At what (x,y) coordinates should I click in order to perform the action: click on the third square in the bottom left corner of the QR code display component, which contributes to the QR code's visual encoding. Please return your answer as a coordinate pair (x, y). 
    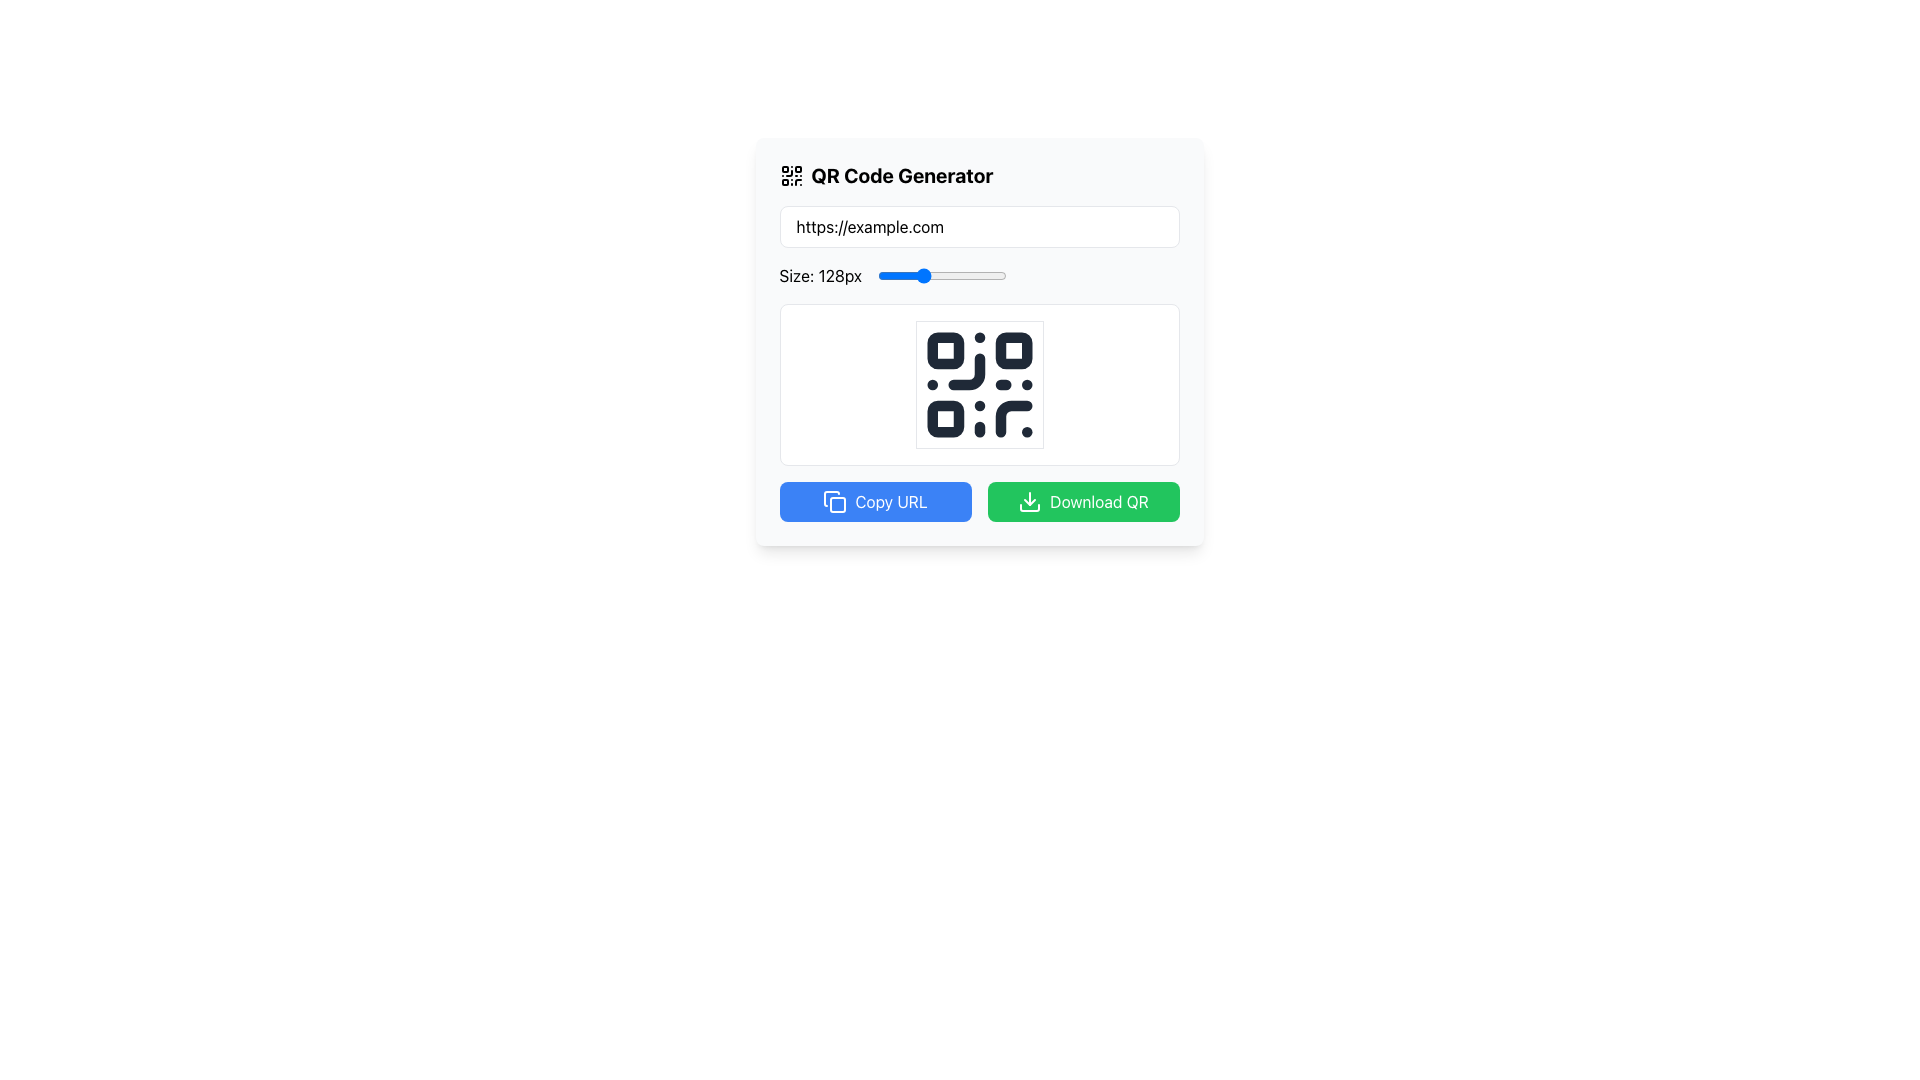
    Looking at the image, I should click on (944, 418).